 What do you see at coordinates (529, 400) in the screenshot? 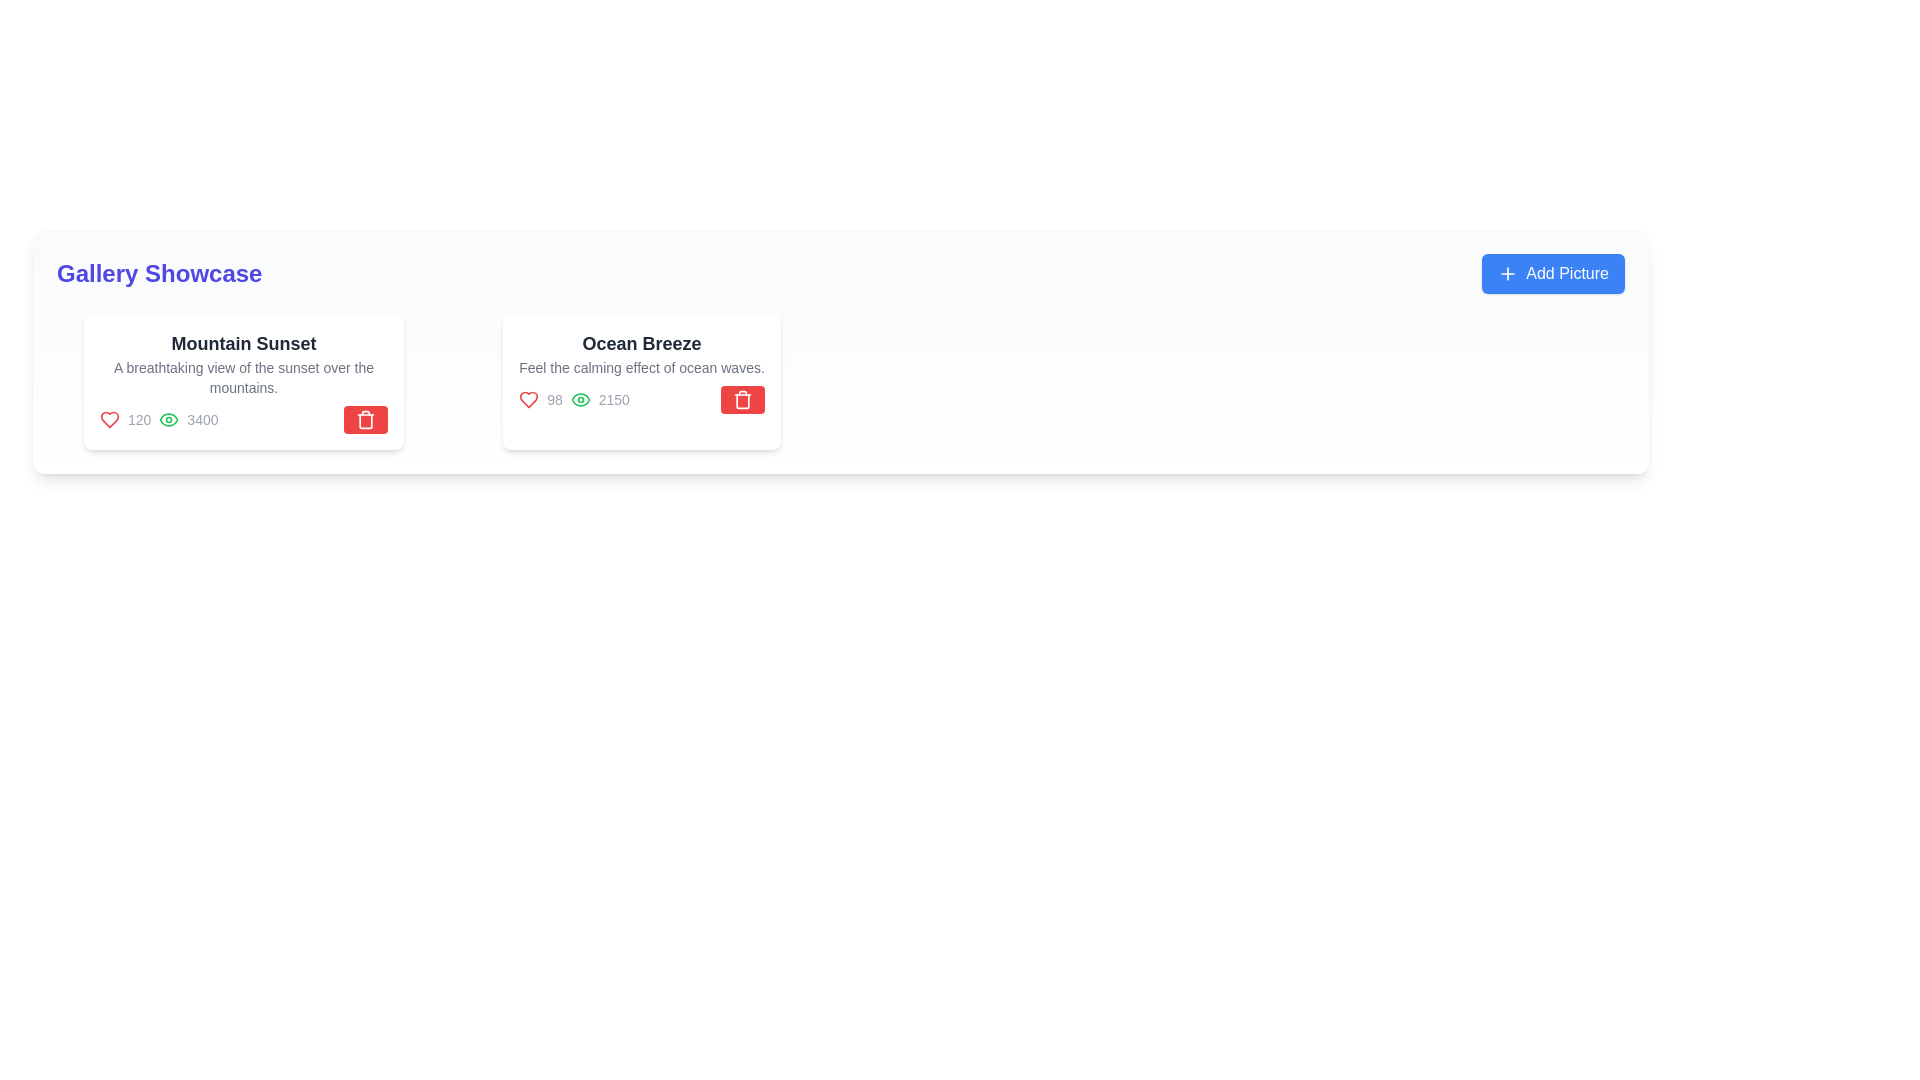
I see `the leftmost heart icon in the interaction summary row below the 'Ocean Breeze' card to express appreciation for the card's content` at bounding box center [529, 400].